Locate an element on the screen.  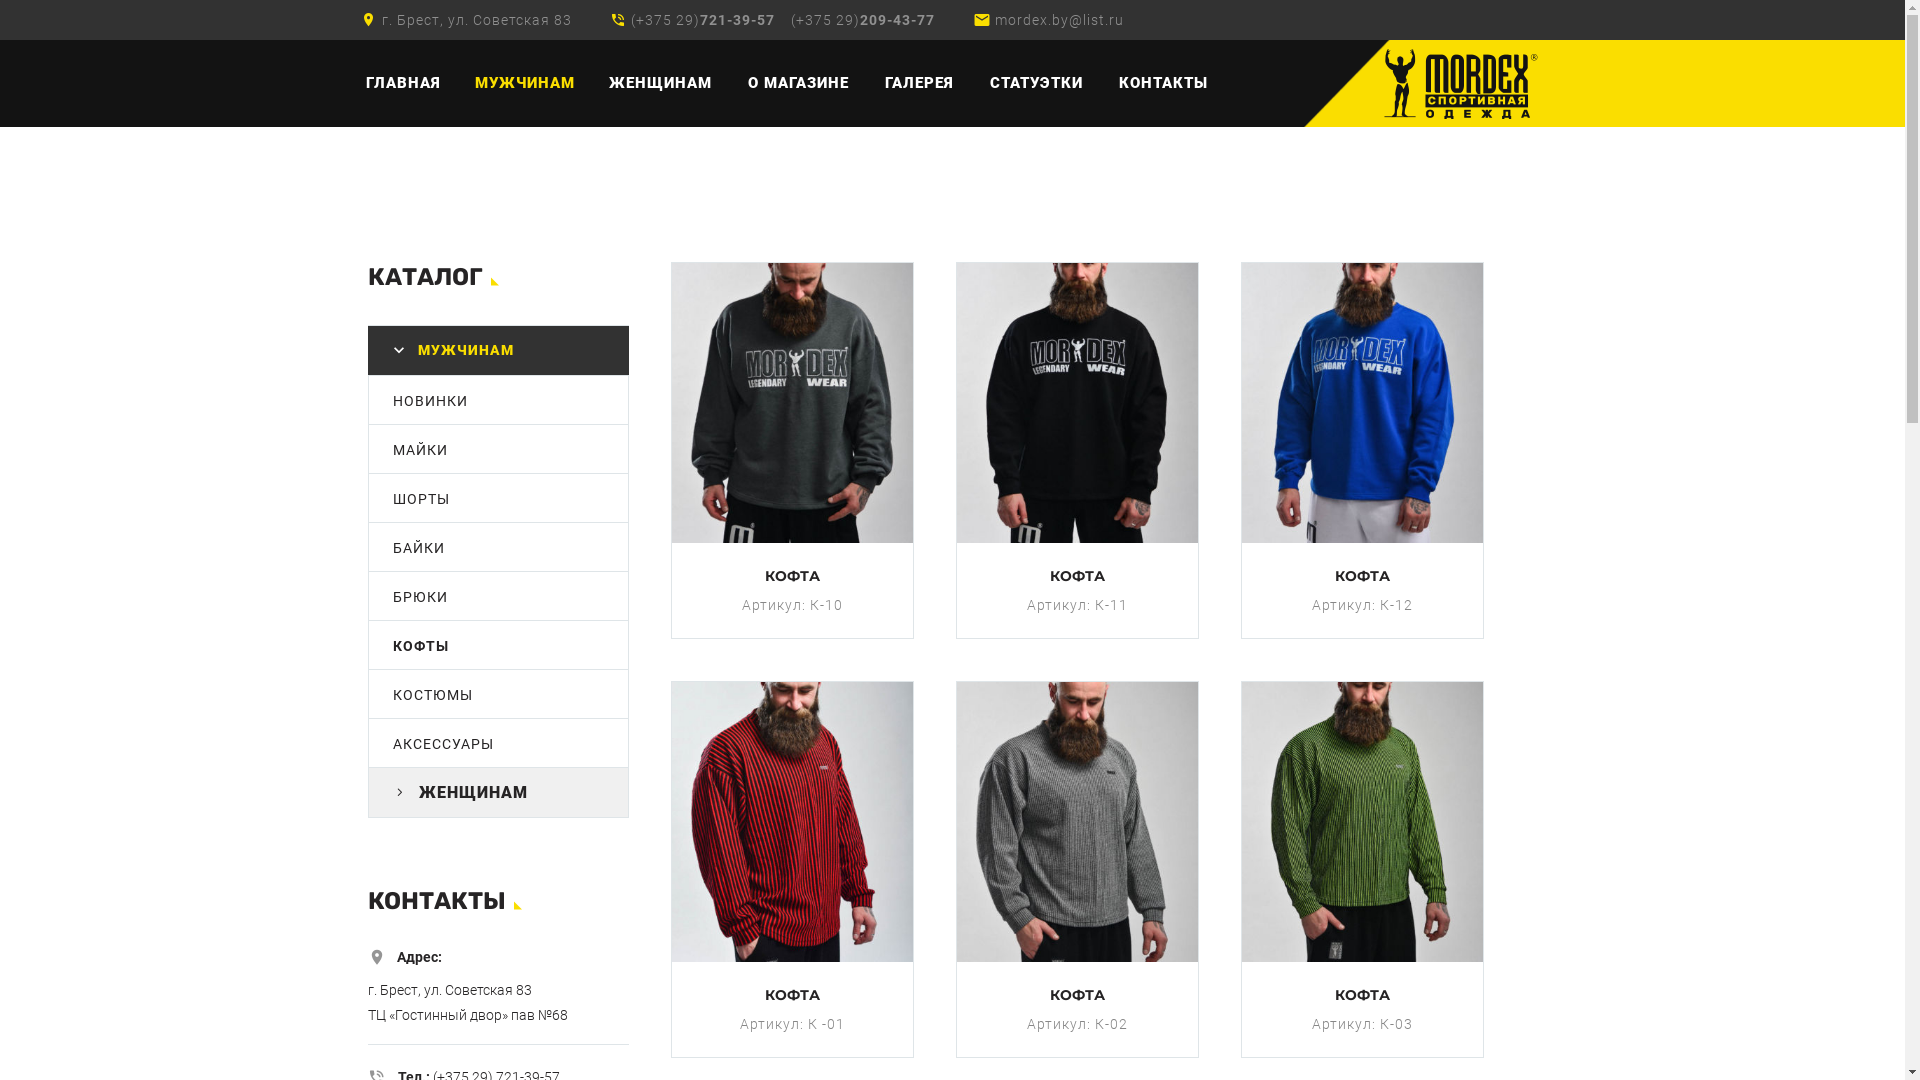
'mordex.by@list.ru' is located at coordinates (1058, 19).